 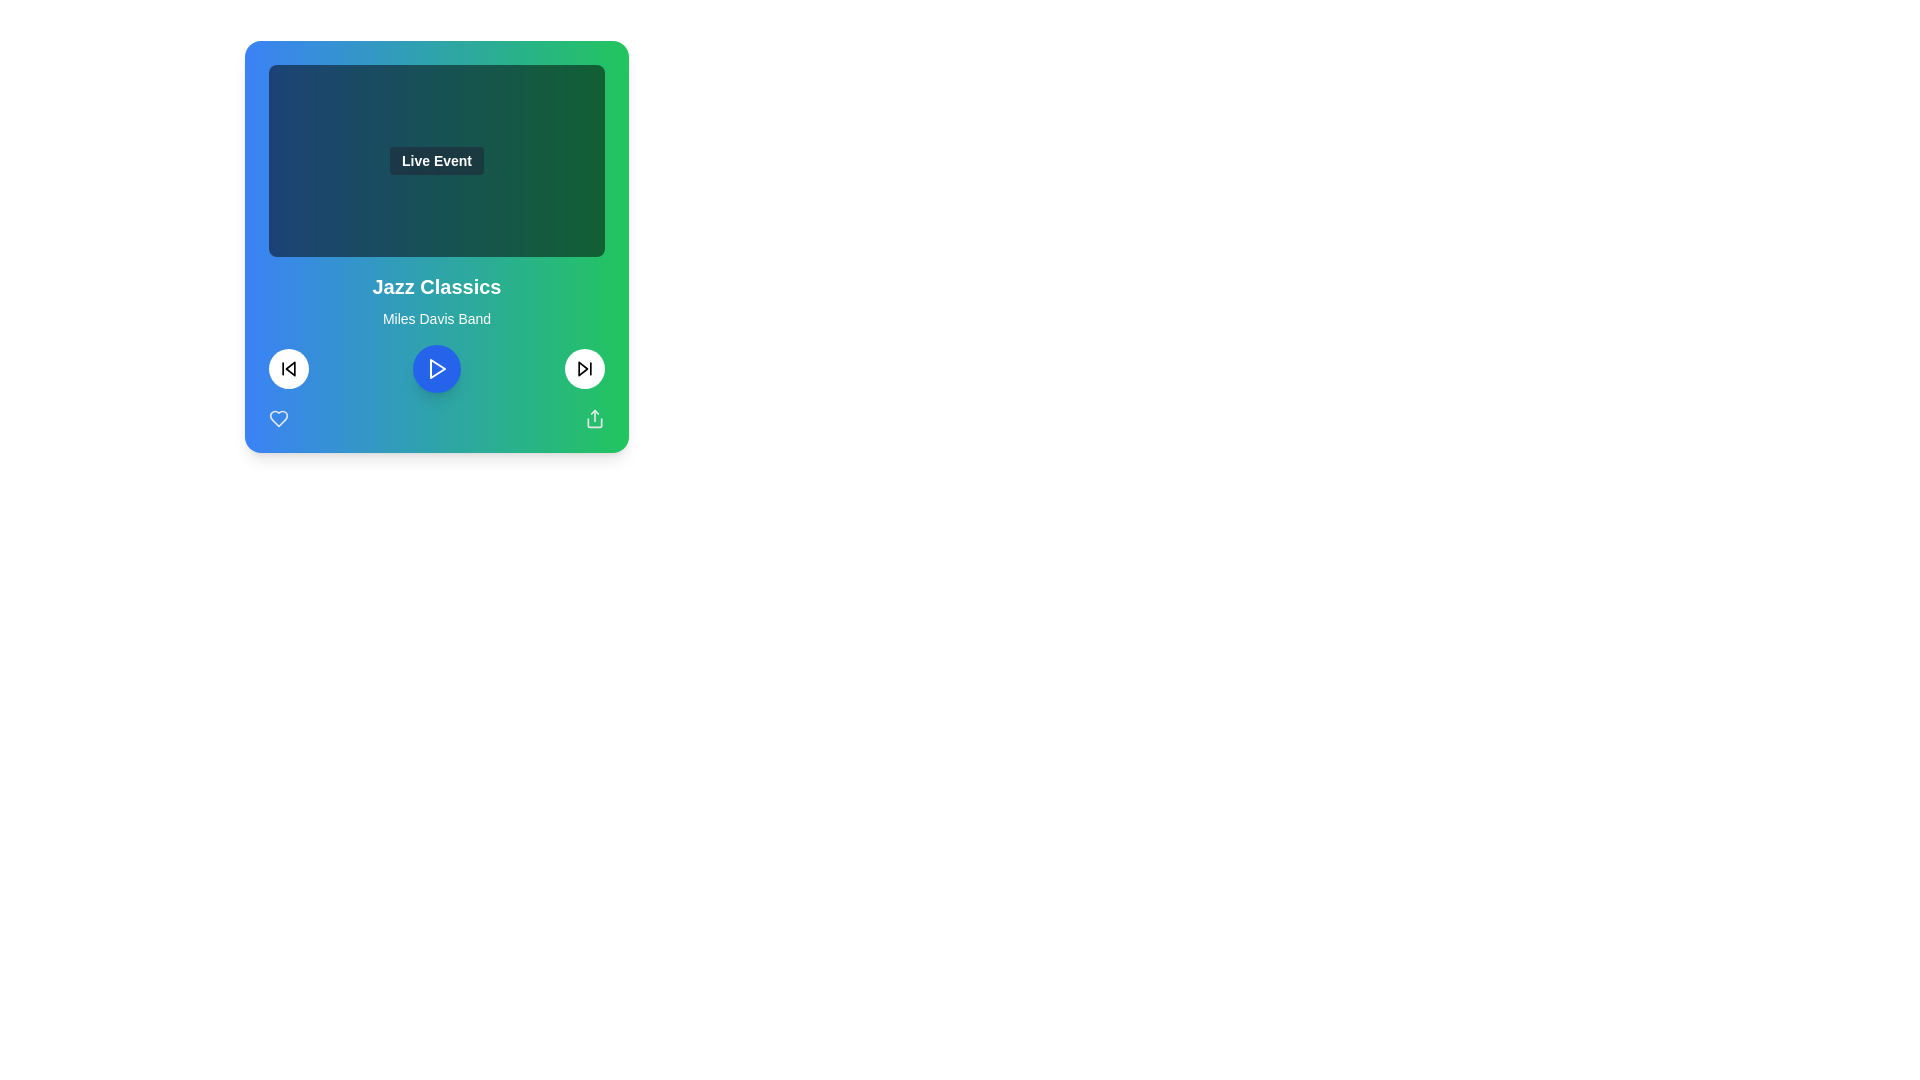 I want to click on the static text label displaying 'Miles Davis Band', which is positioned below the 'Jazz Classics' title and above the playback controls, so click(x=435, y=318).